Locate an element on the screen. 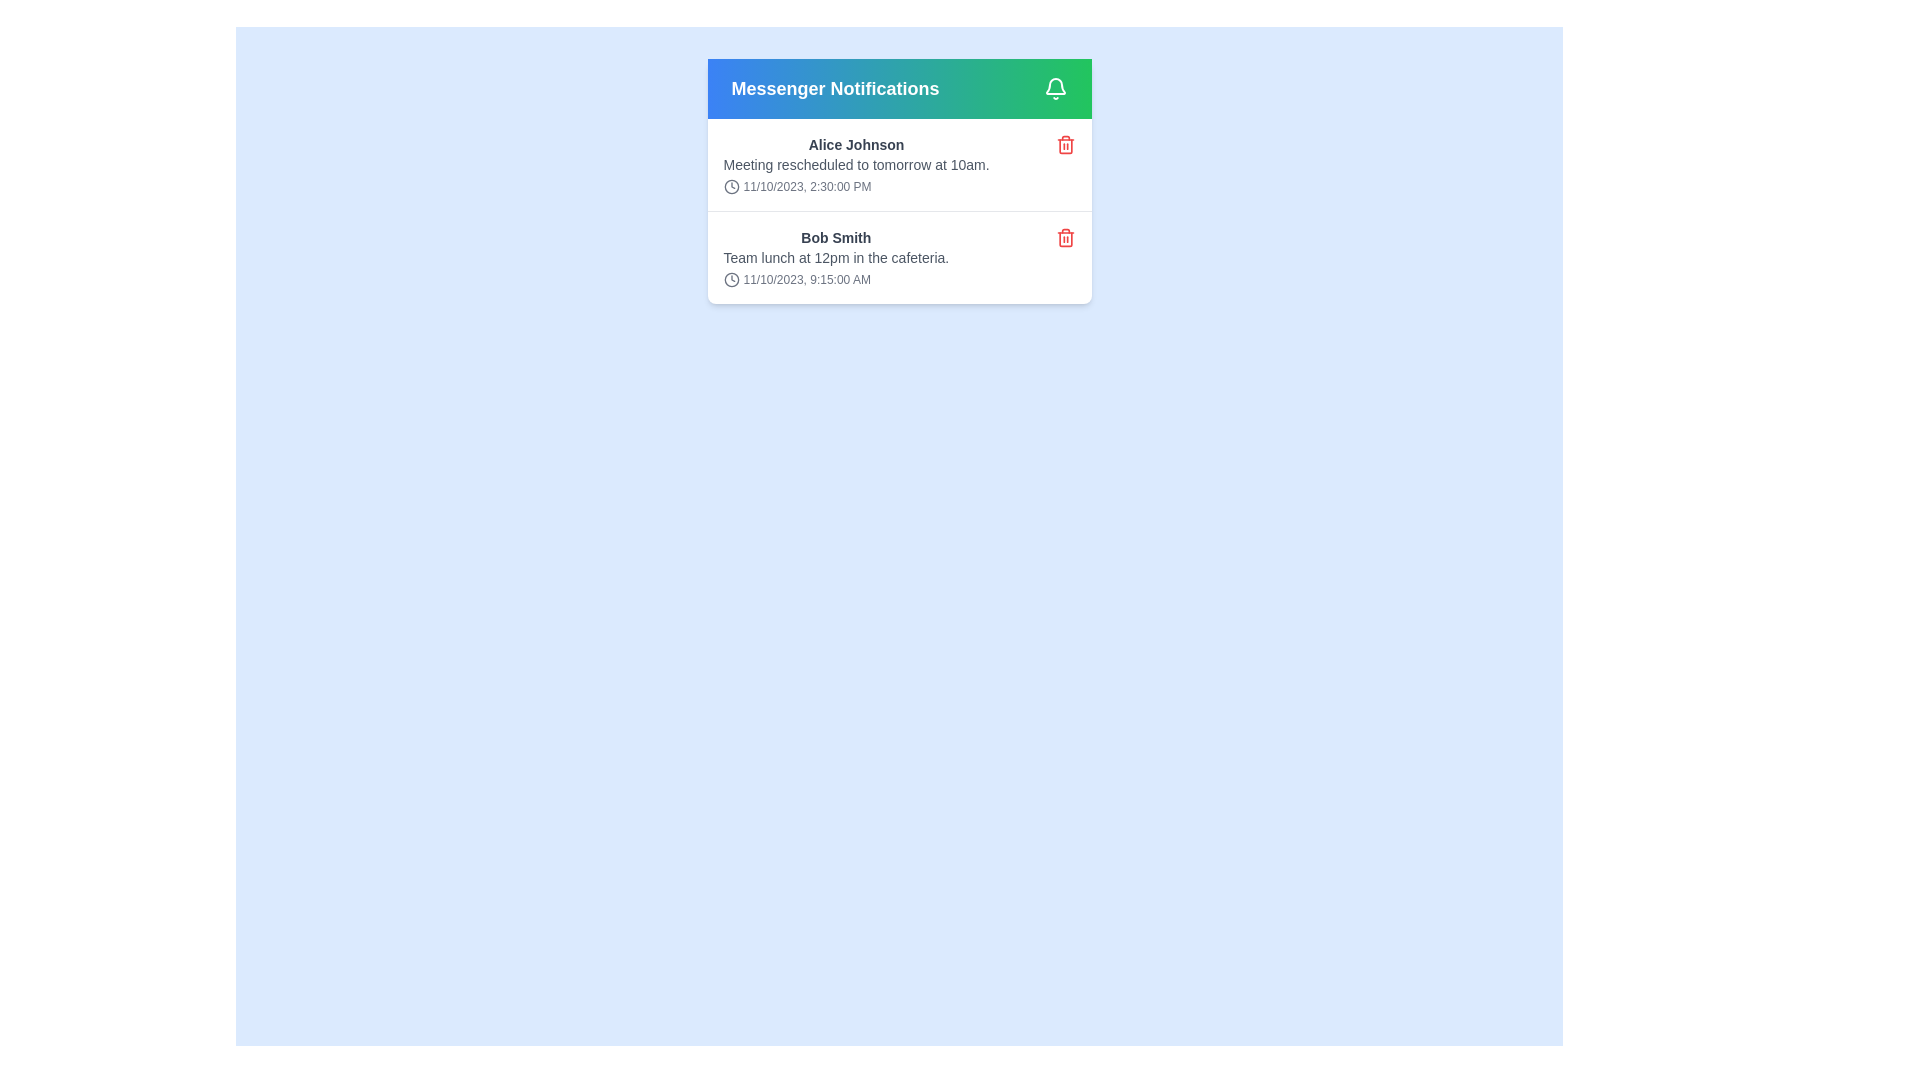 This screenshot has width=1920, height=1080. the timestamp text label under the message 'Meeting rescheduled to tomorrow at 10am.' in the notification card for Alice Johnson is located at coordinates (856, 186).